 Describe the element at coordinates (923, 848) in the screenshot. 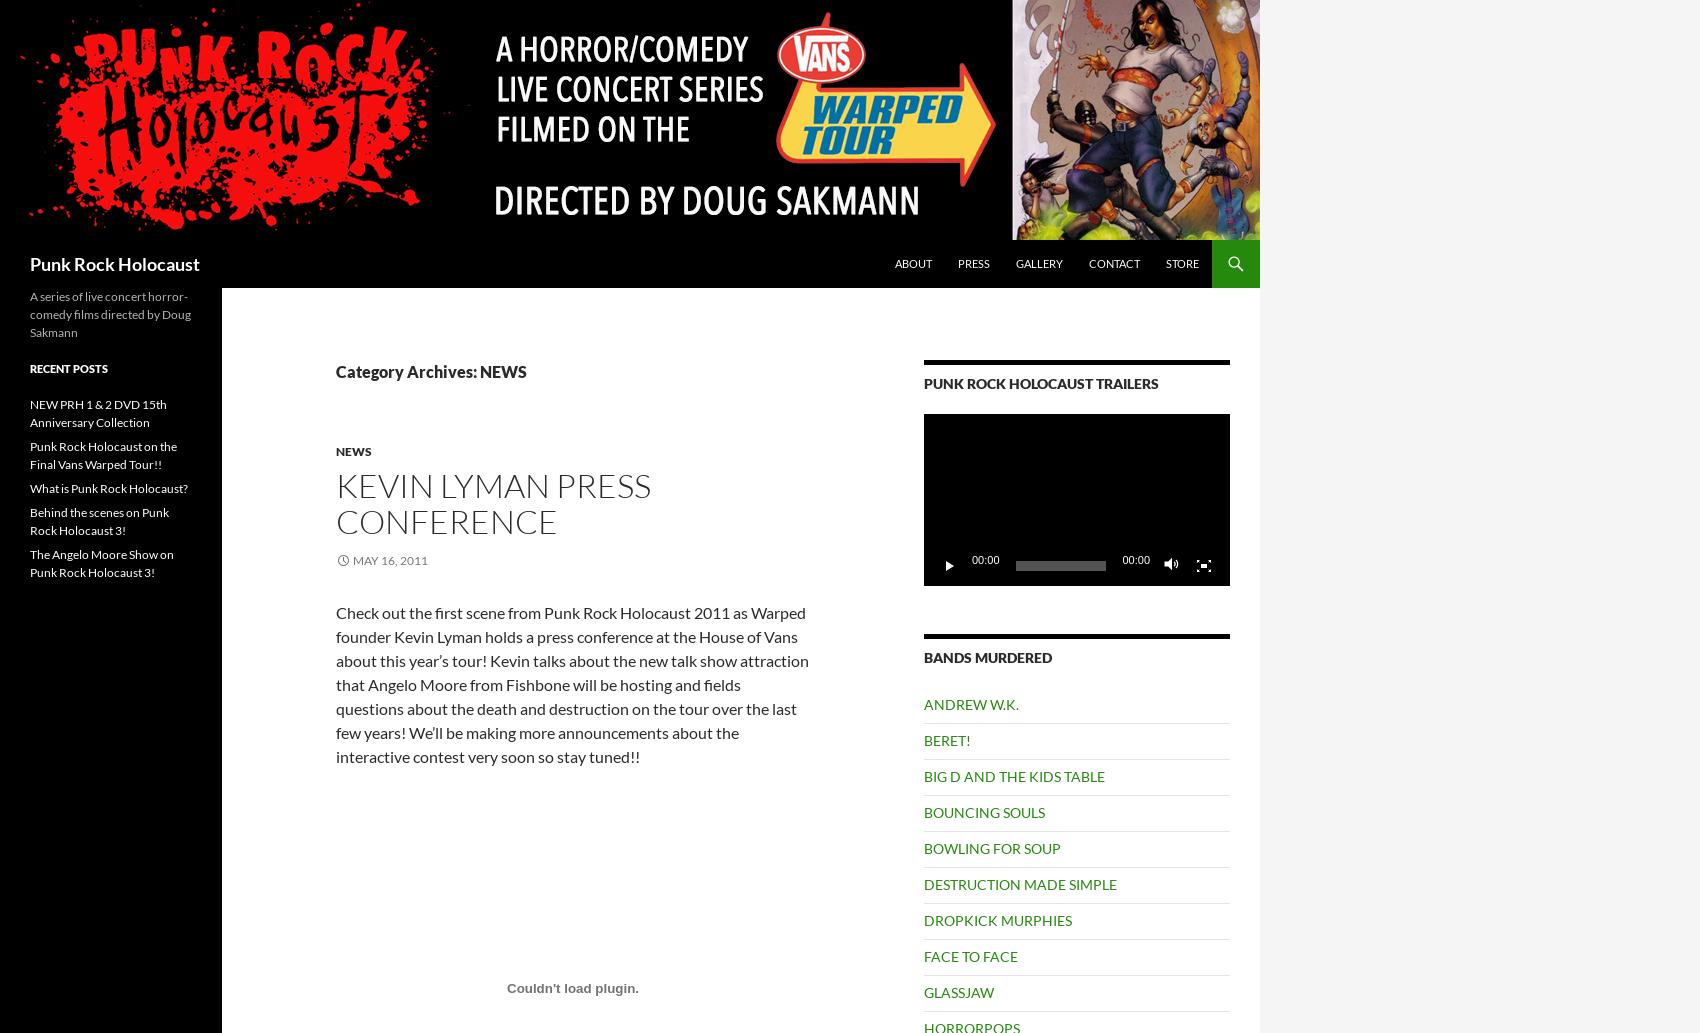

I see `'BOWLING FOR SOUP'` at that location.